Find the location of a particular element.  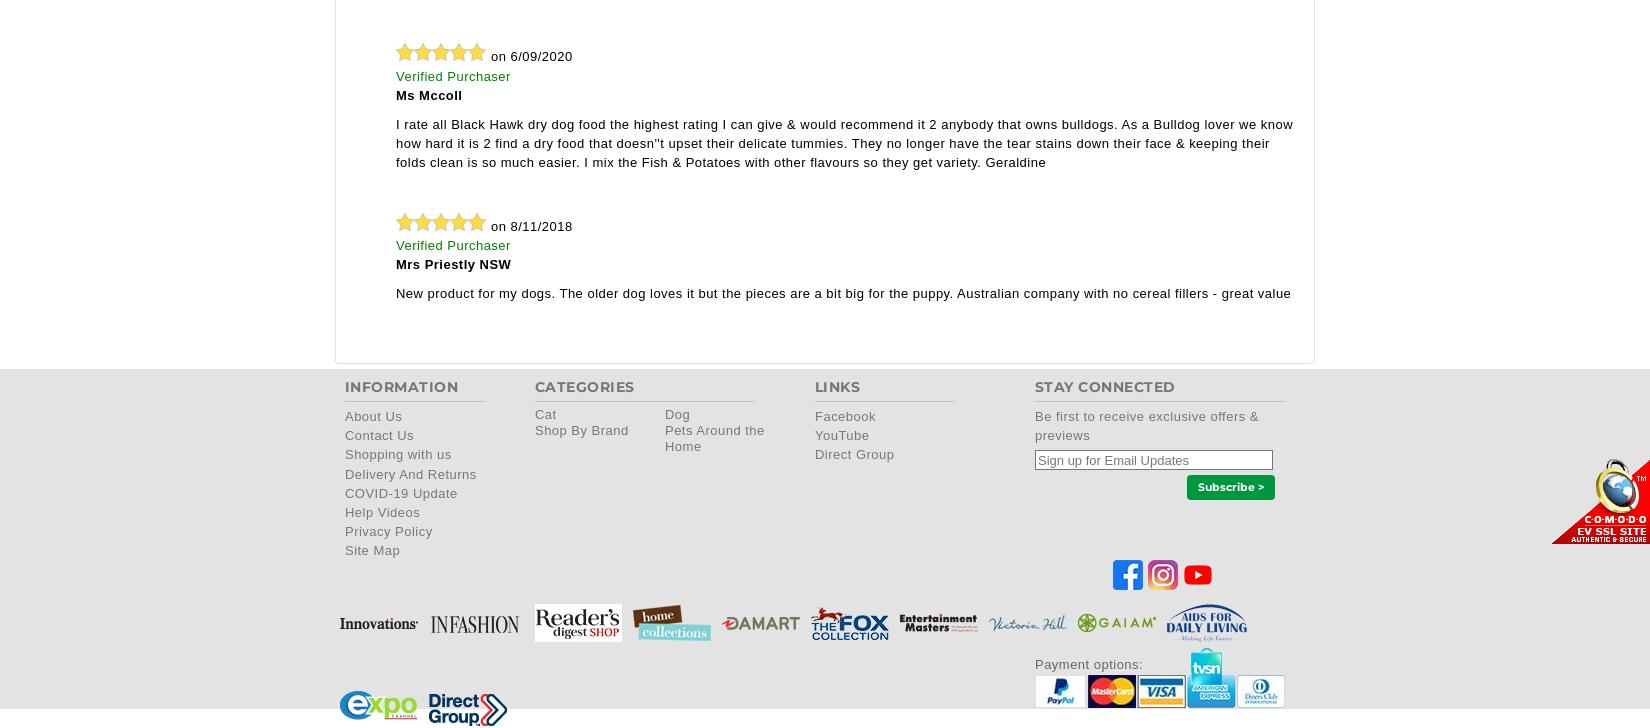

'Help Videos' is located at coordinates (382, 510).